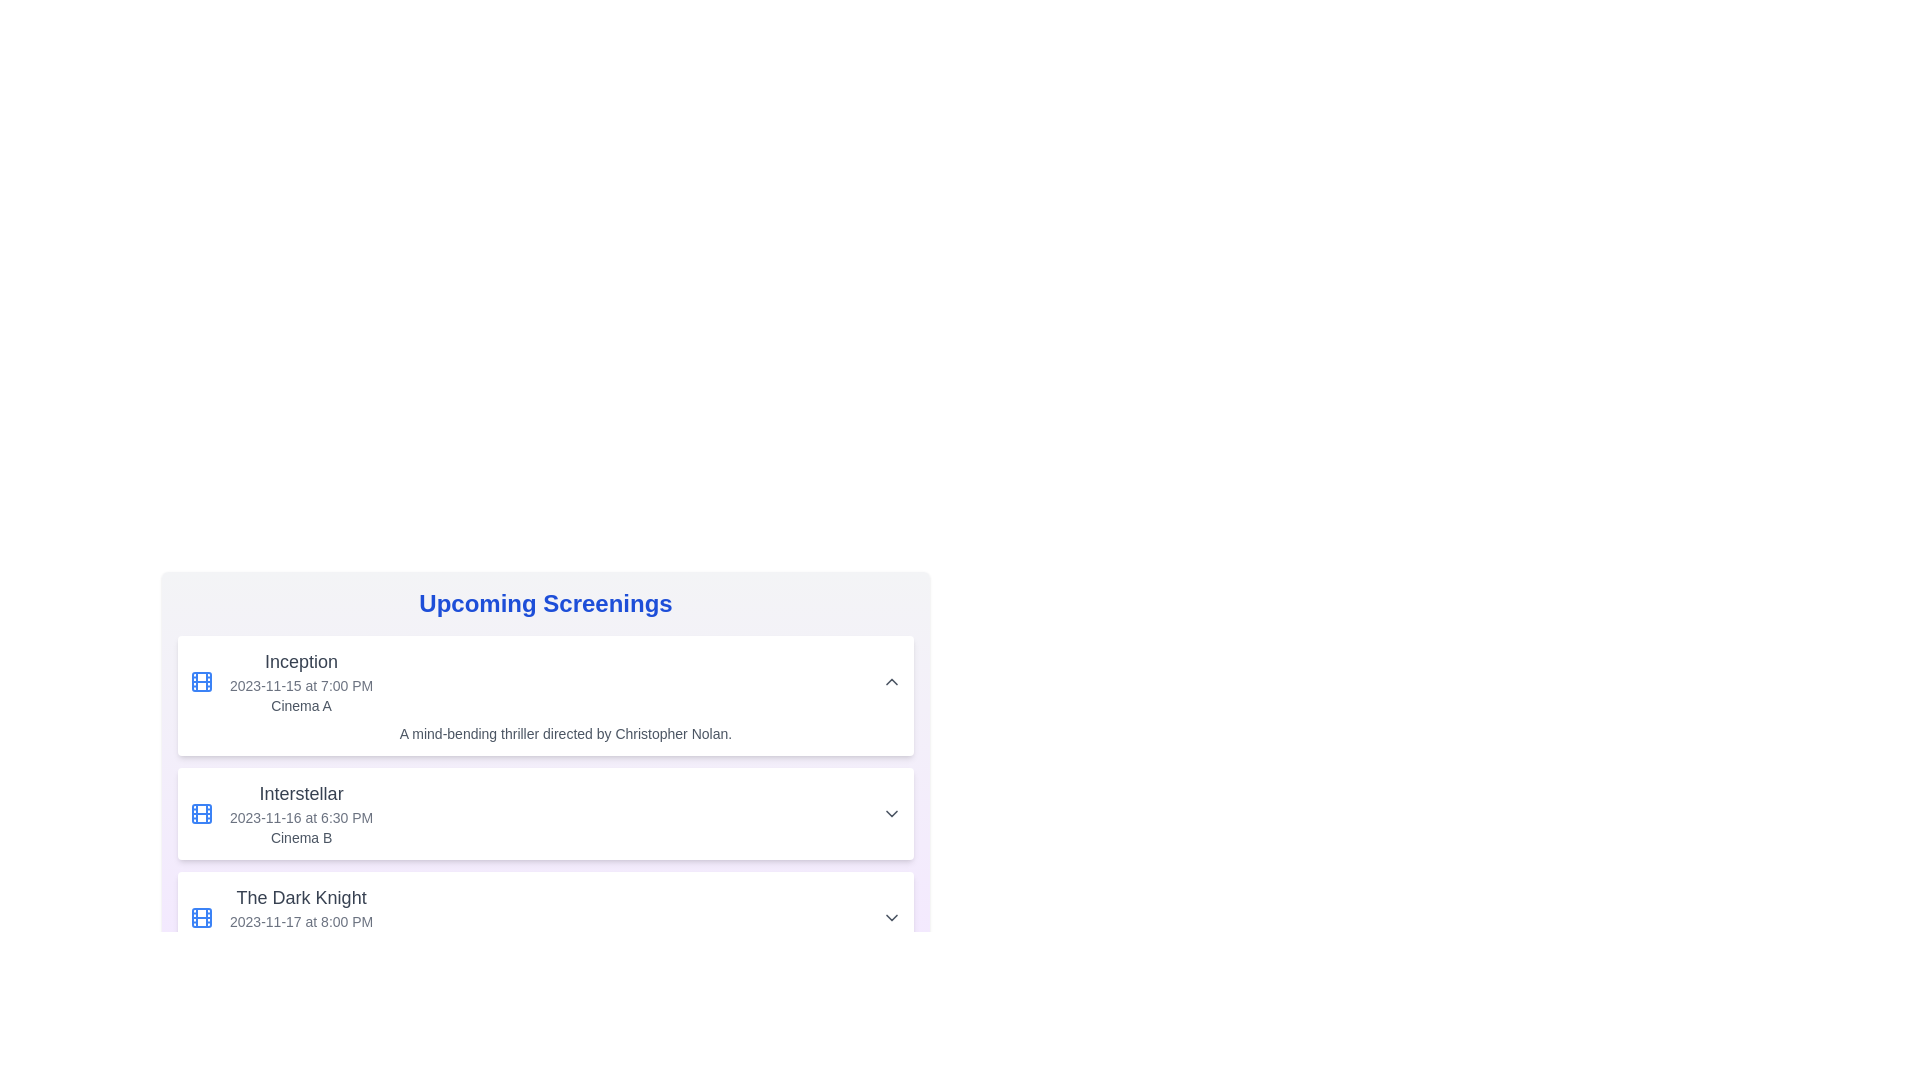  What do you see at coordinates (201, 918) in the screenshot?
I see `the movie icon representing 'The Dark Knight' in the third section of the 'Upcoming Screenings' list` at bounding box center [201, 918].